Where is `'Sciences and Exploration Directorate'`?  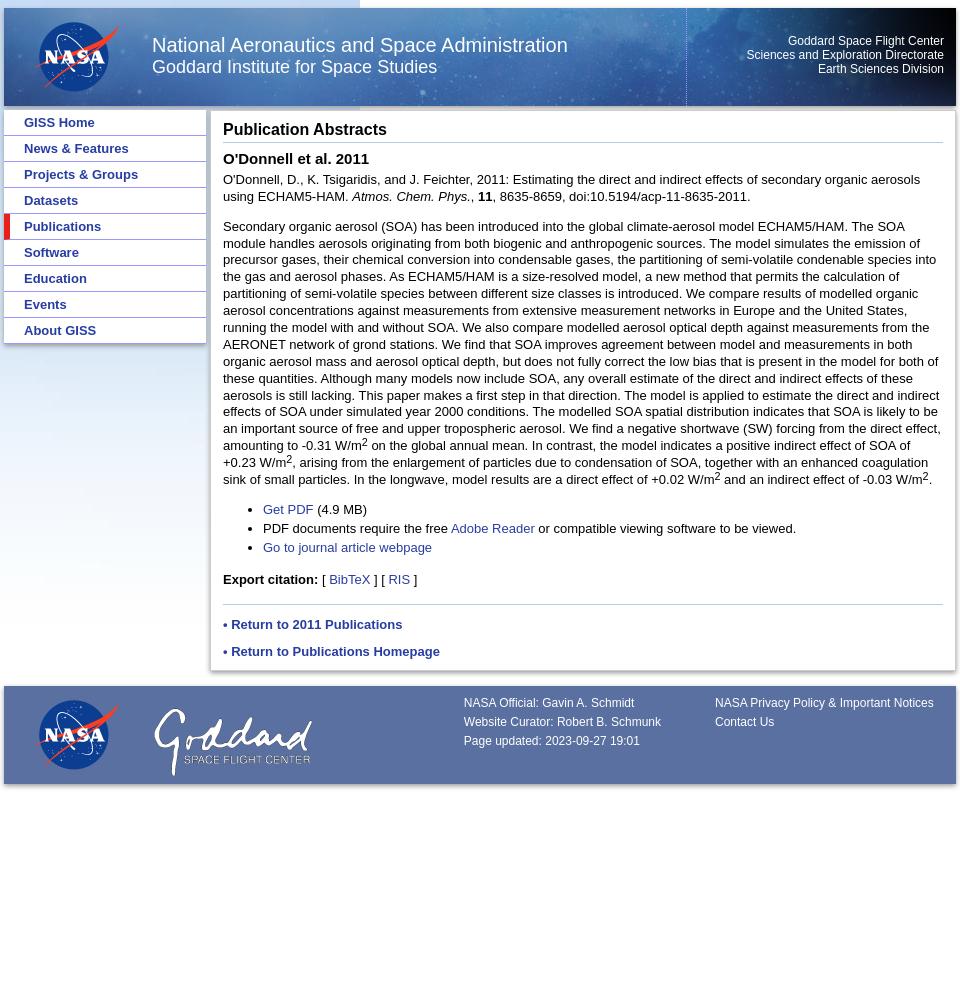 'Sciences and Exploration Directorate' is located at coordinates (843, 55).